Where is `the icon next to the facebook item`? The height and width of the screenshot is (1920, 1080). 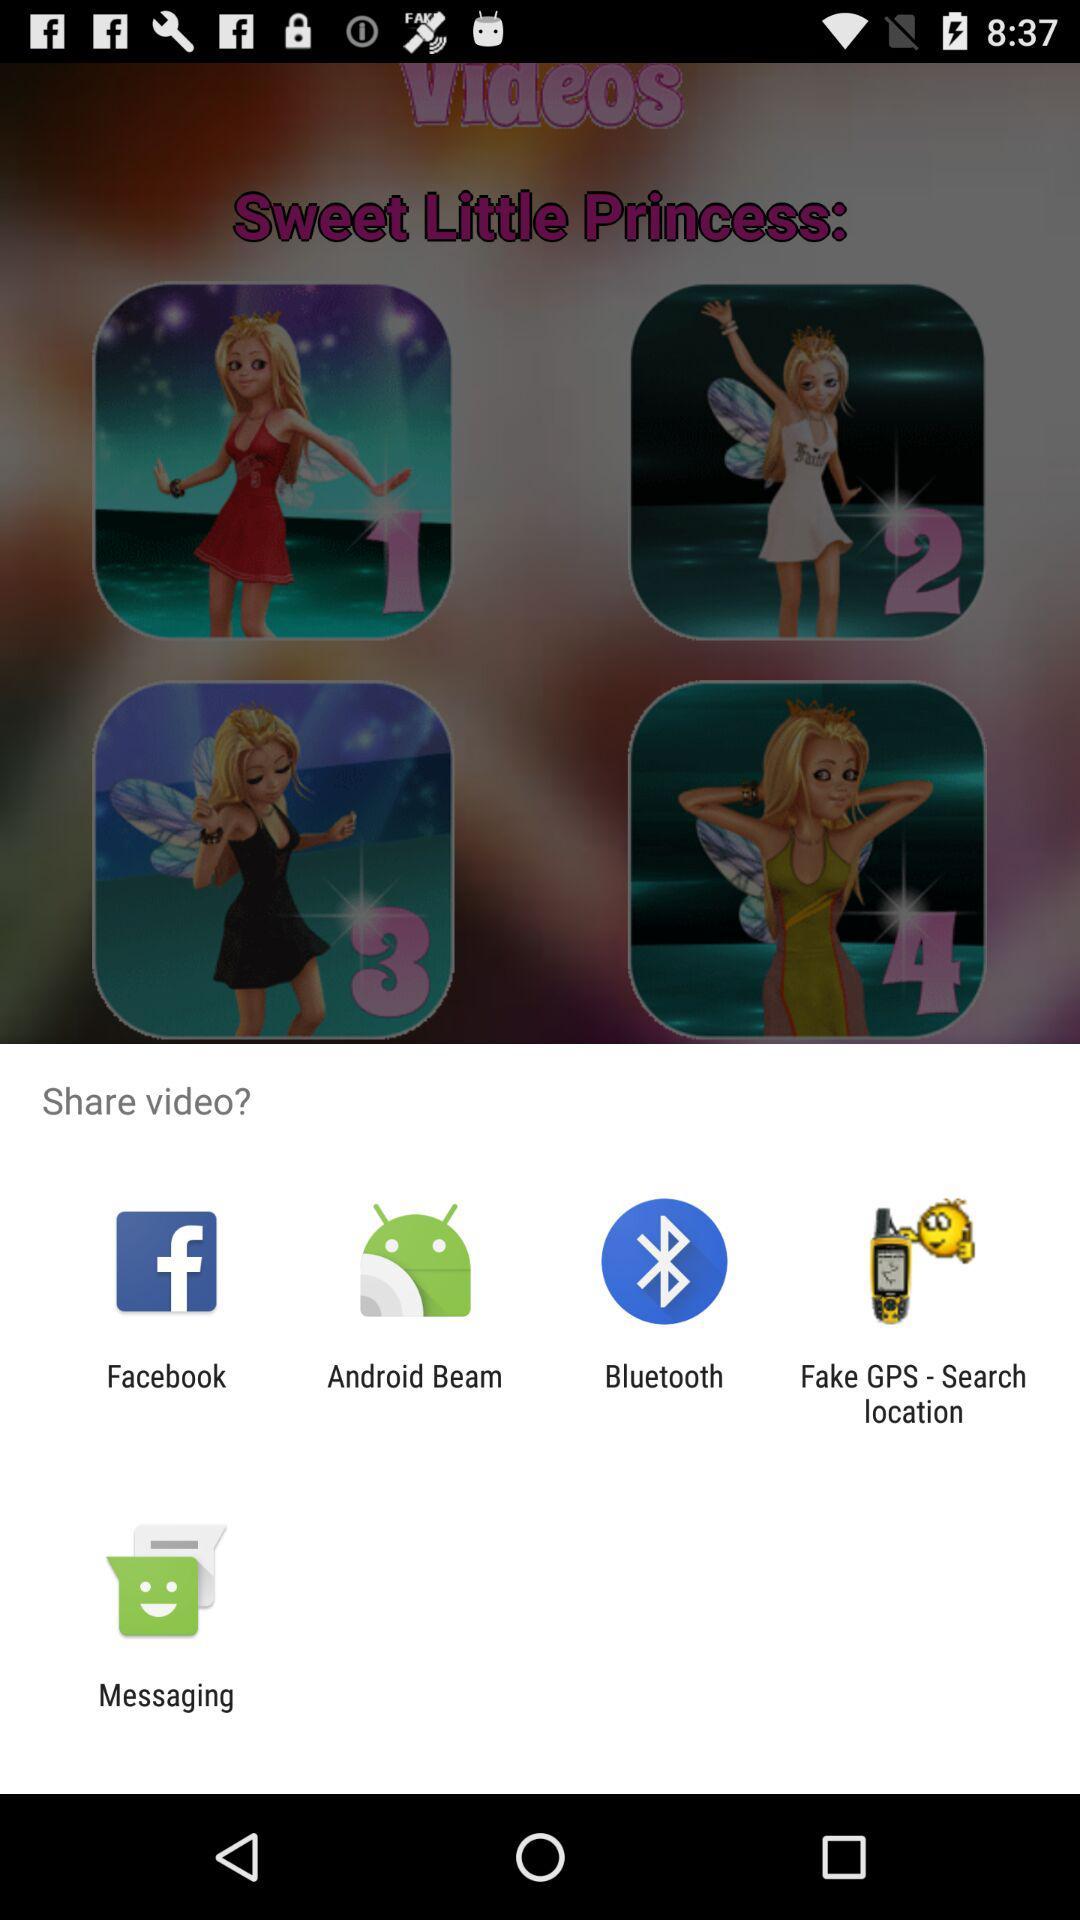 the icon next to the facebook item is located at coordinates (414, 1392).